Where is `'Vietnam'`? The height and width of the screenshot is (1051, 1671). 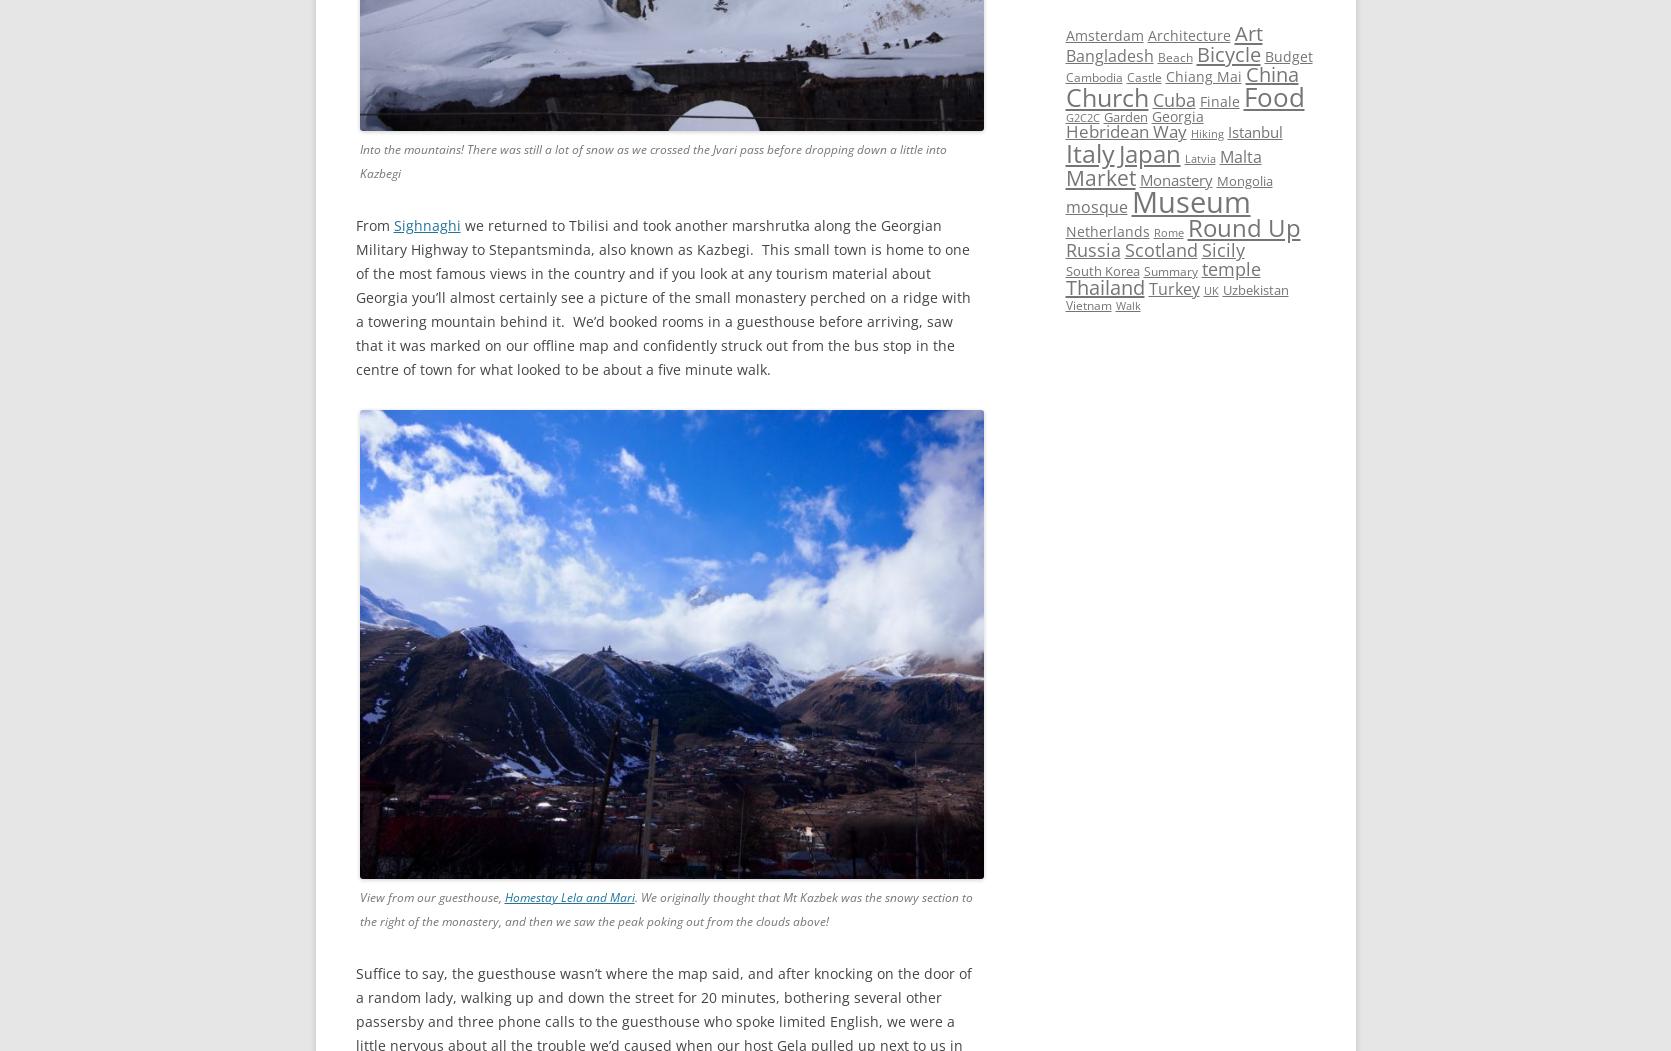
'Vietnam' is located at coordinates (1086, 302).